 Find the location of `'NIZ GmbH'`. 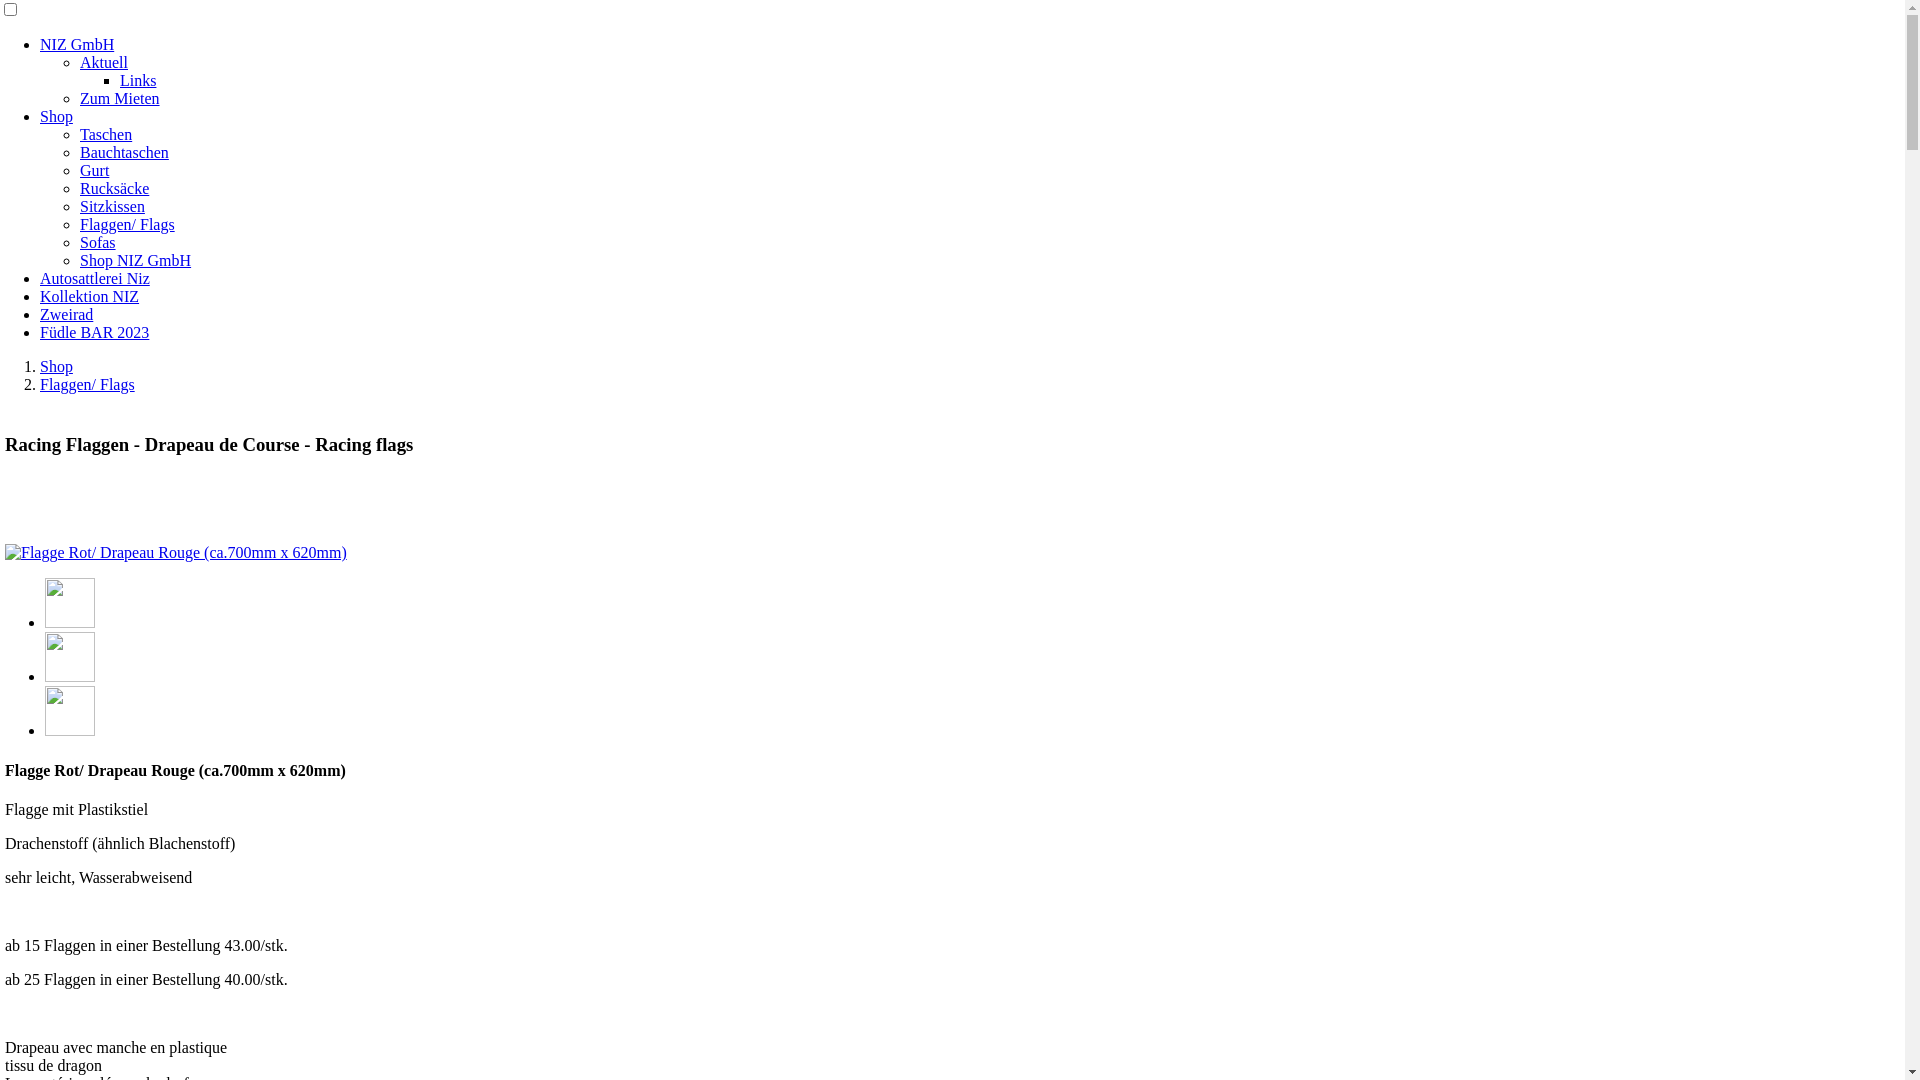

'NIZ GmbH' is located at coordinates (76, 44).